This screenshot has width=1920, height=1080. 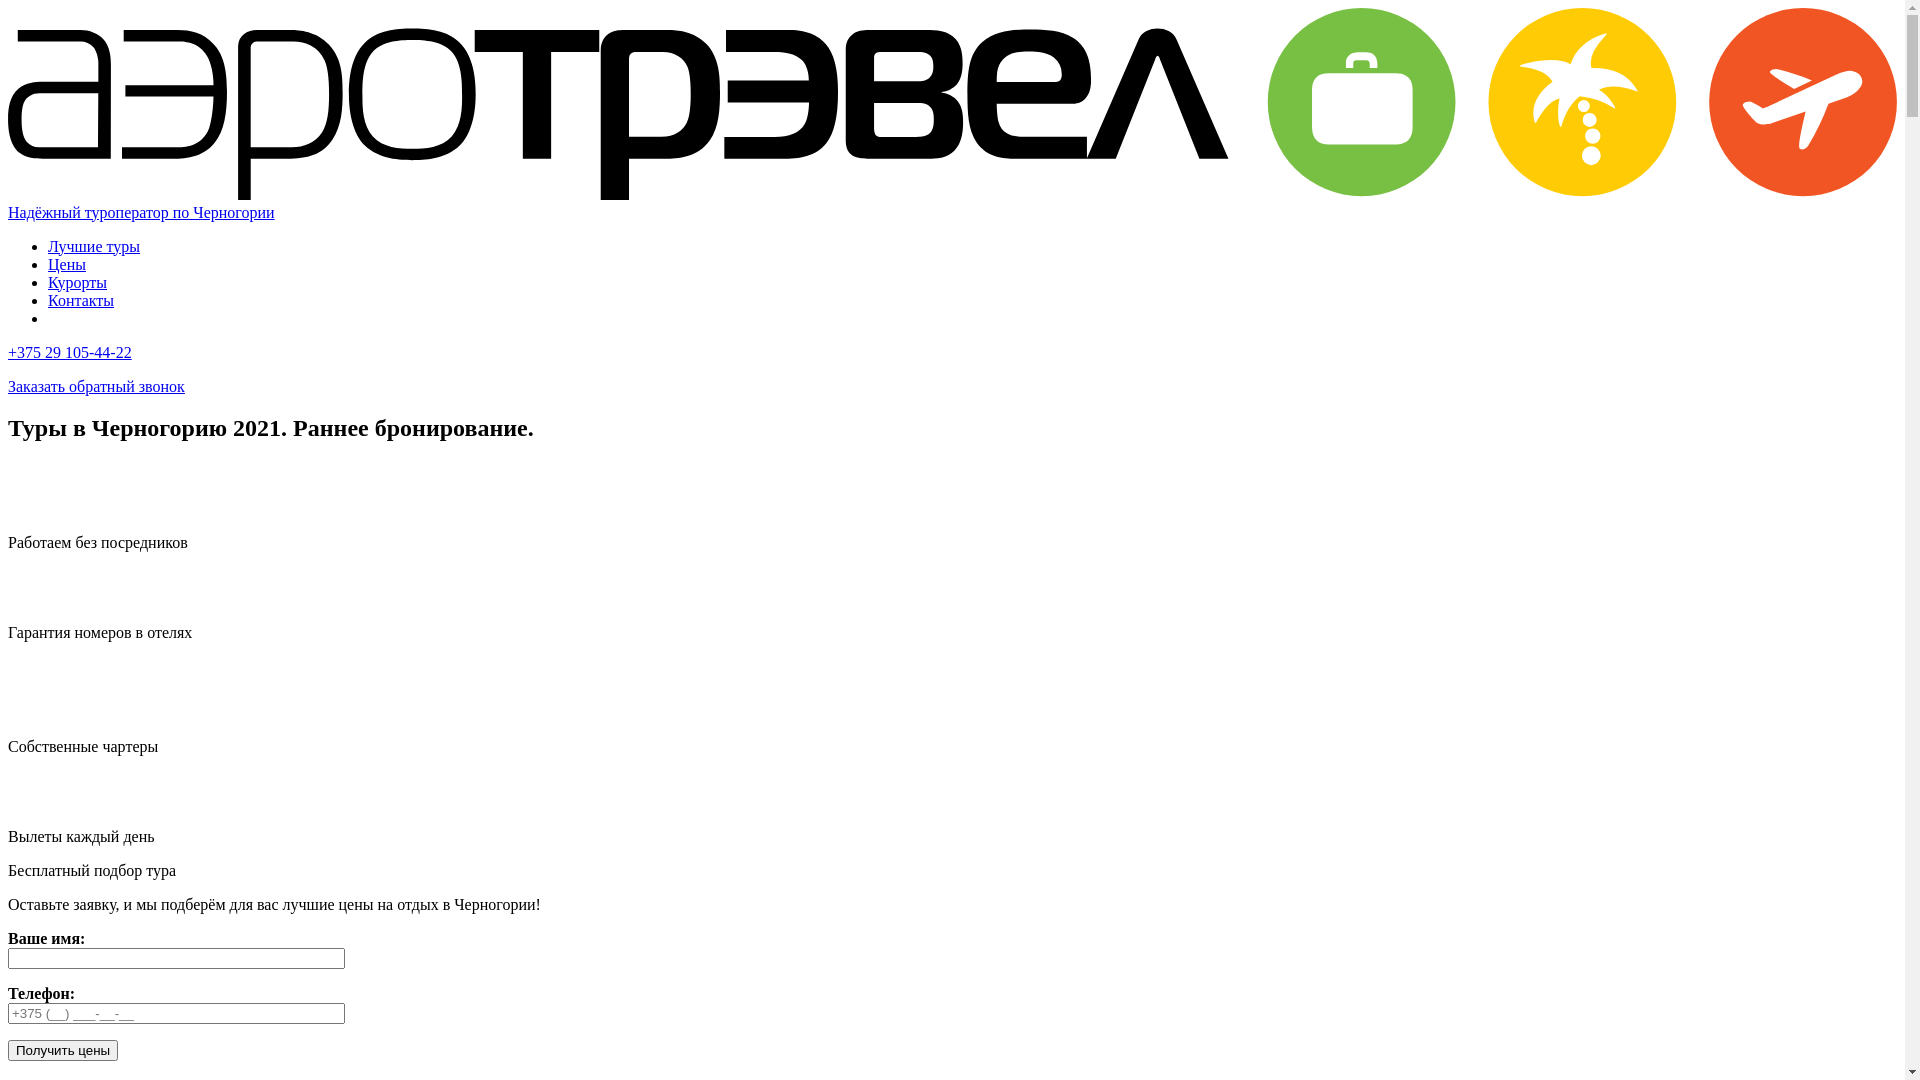 I want to click on '+375 29 105-44-22', so click(x=70, y=351).